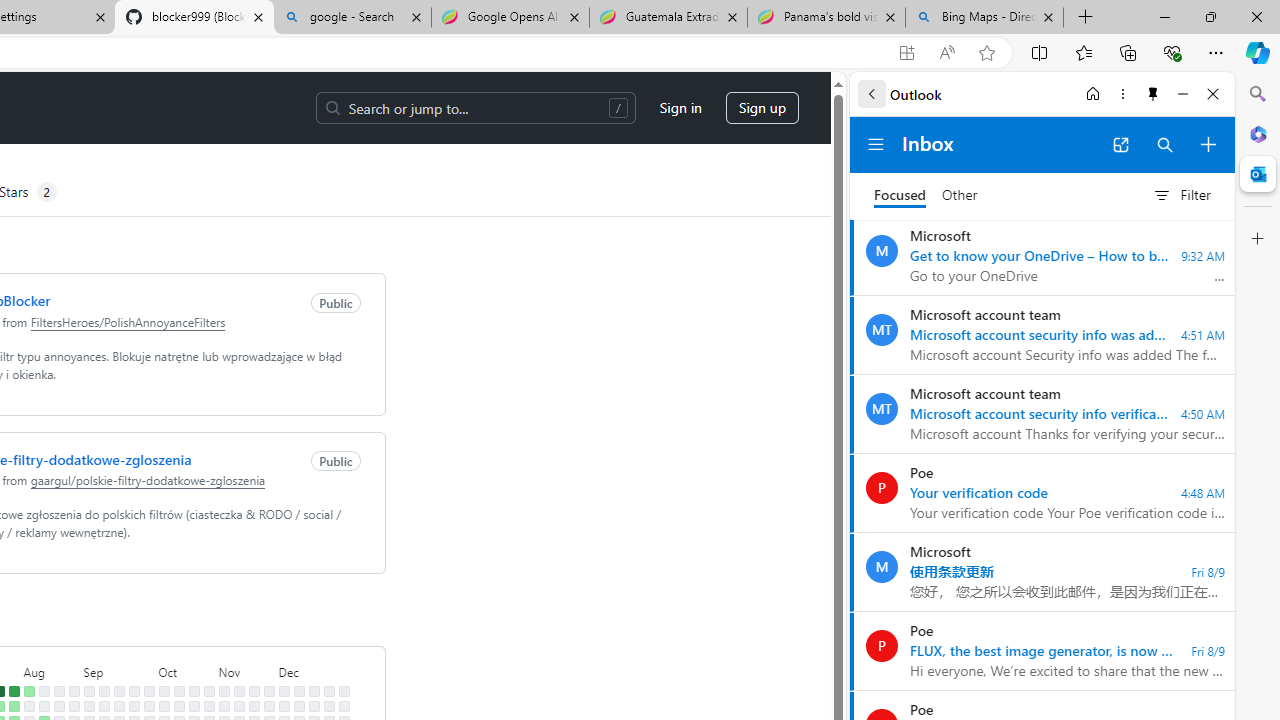 This screenshot has width=1280, height=720. What do you see at coordinates (103, 690) in the screenshot?
I see `'No contributions on September 8th.'` at bounding box center [103, 690].